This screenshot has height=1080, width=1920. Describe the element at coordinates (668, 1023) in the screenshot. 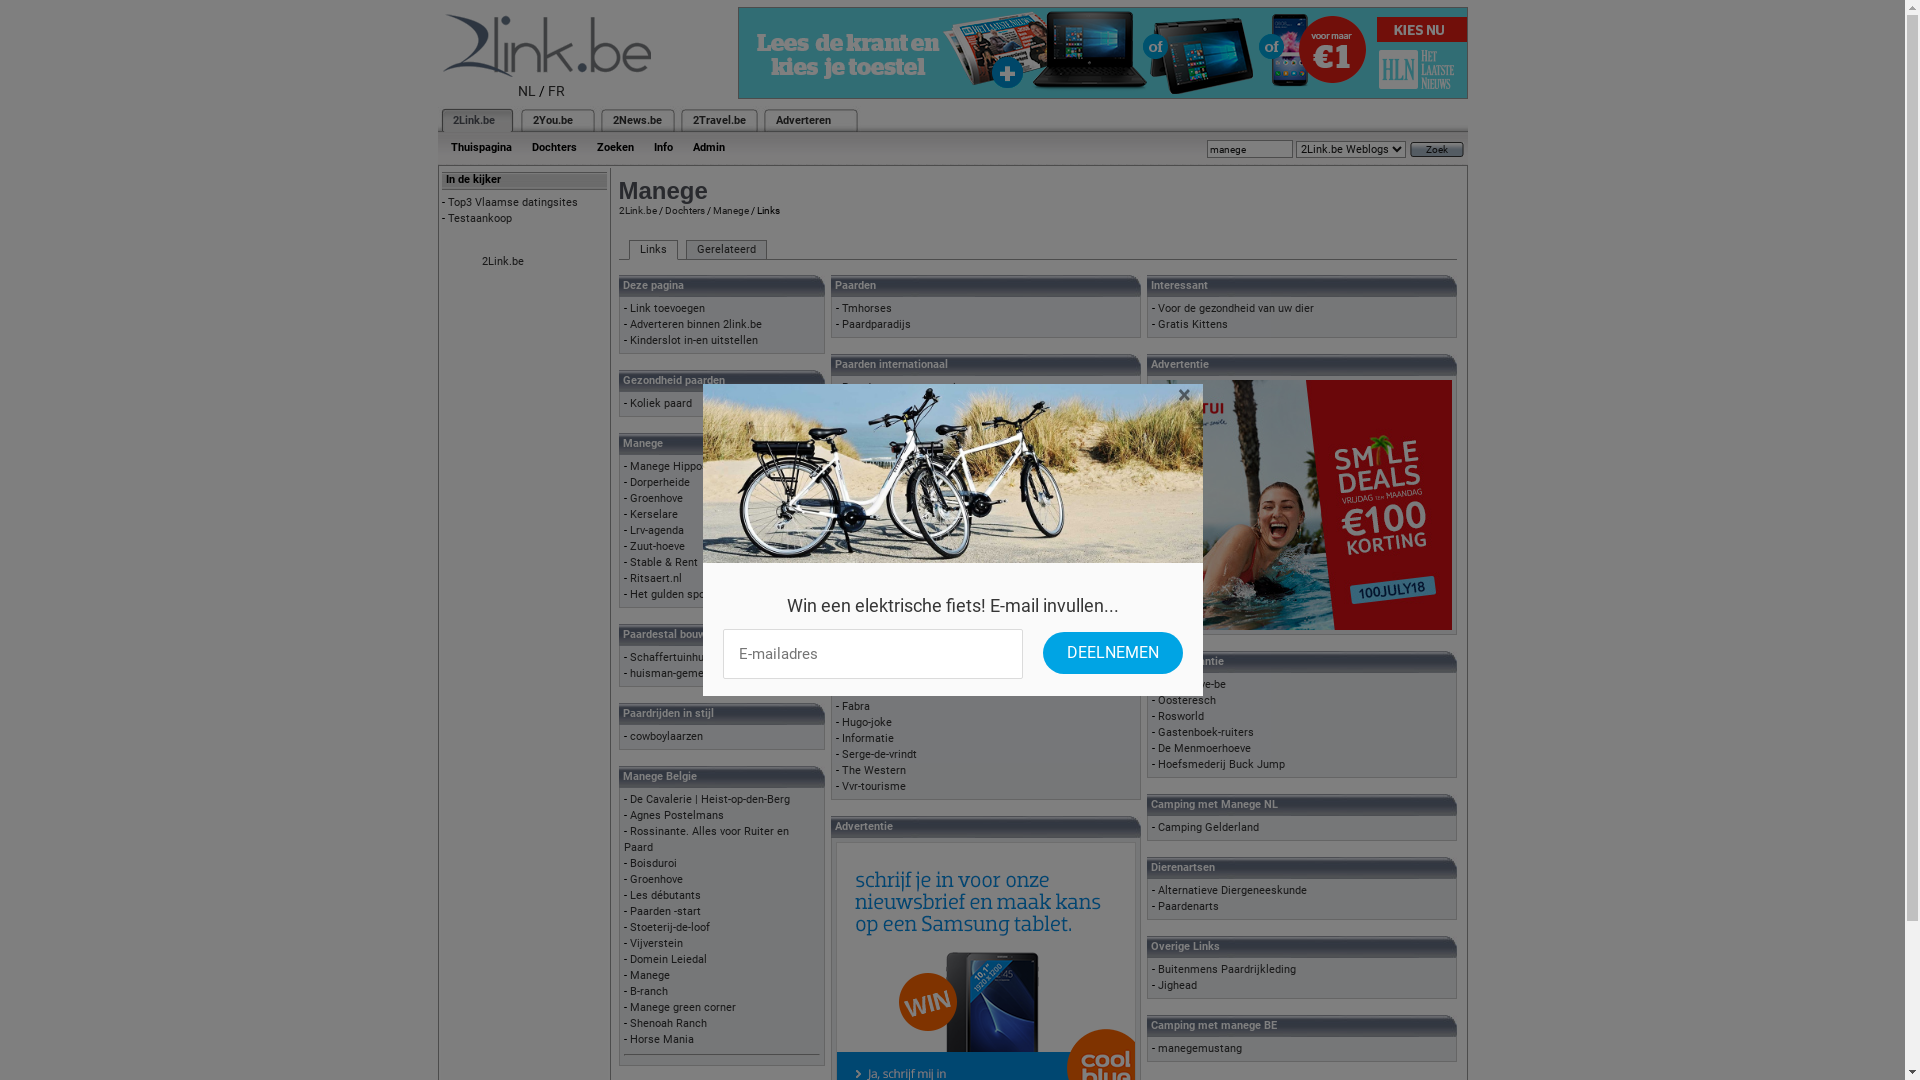

I see `'Shenoah Ranch'` at that location.